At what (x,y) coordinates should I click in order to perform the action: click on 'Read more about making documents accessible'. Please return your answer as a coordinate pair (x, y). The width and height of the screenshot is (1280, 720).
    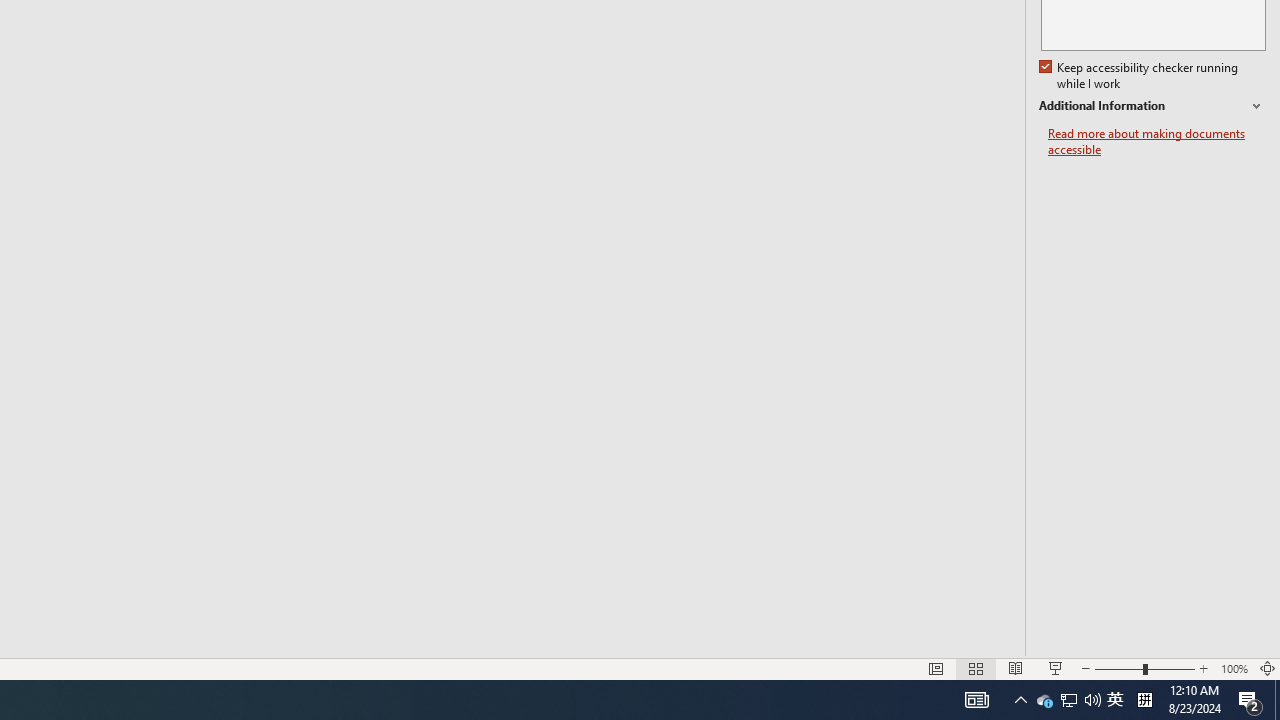
    Looking at the image, I should click on (1157, 141).